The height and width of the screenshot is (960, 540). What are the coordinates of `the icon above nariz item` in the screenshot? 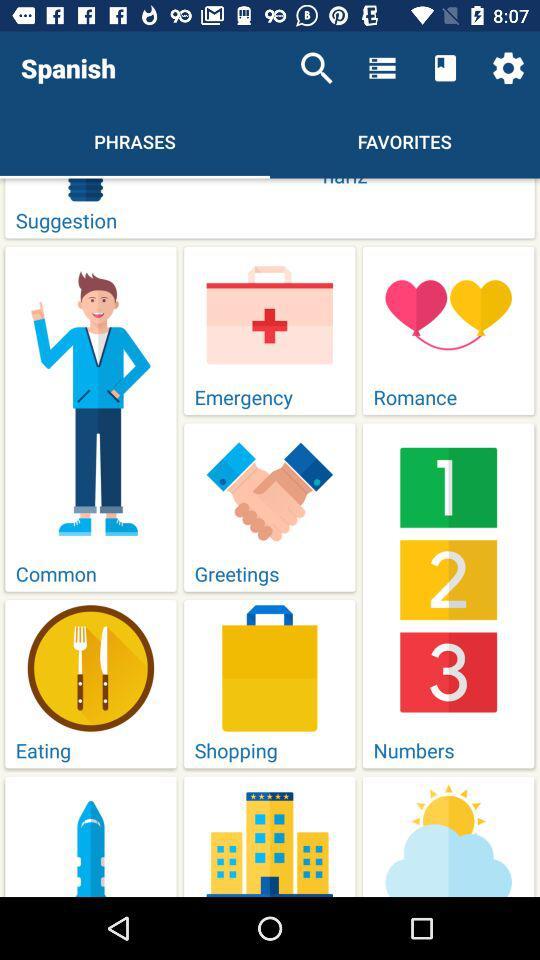 It's located at (508, 68).